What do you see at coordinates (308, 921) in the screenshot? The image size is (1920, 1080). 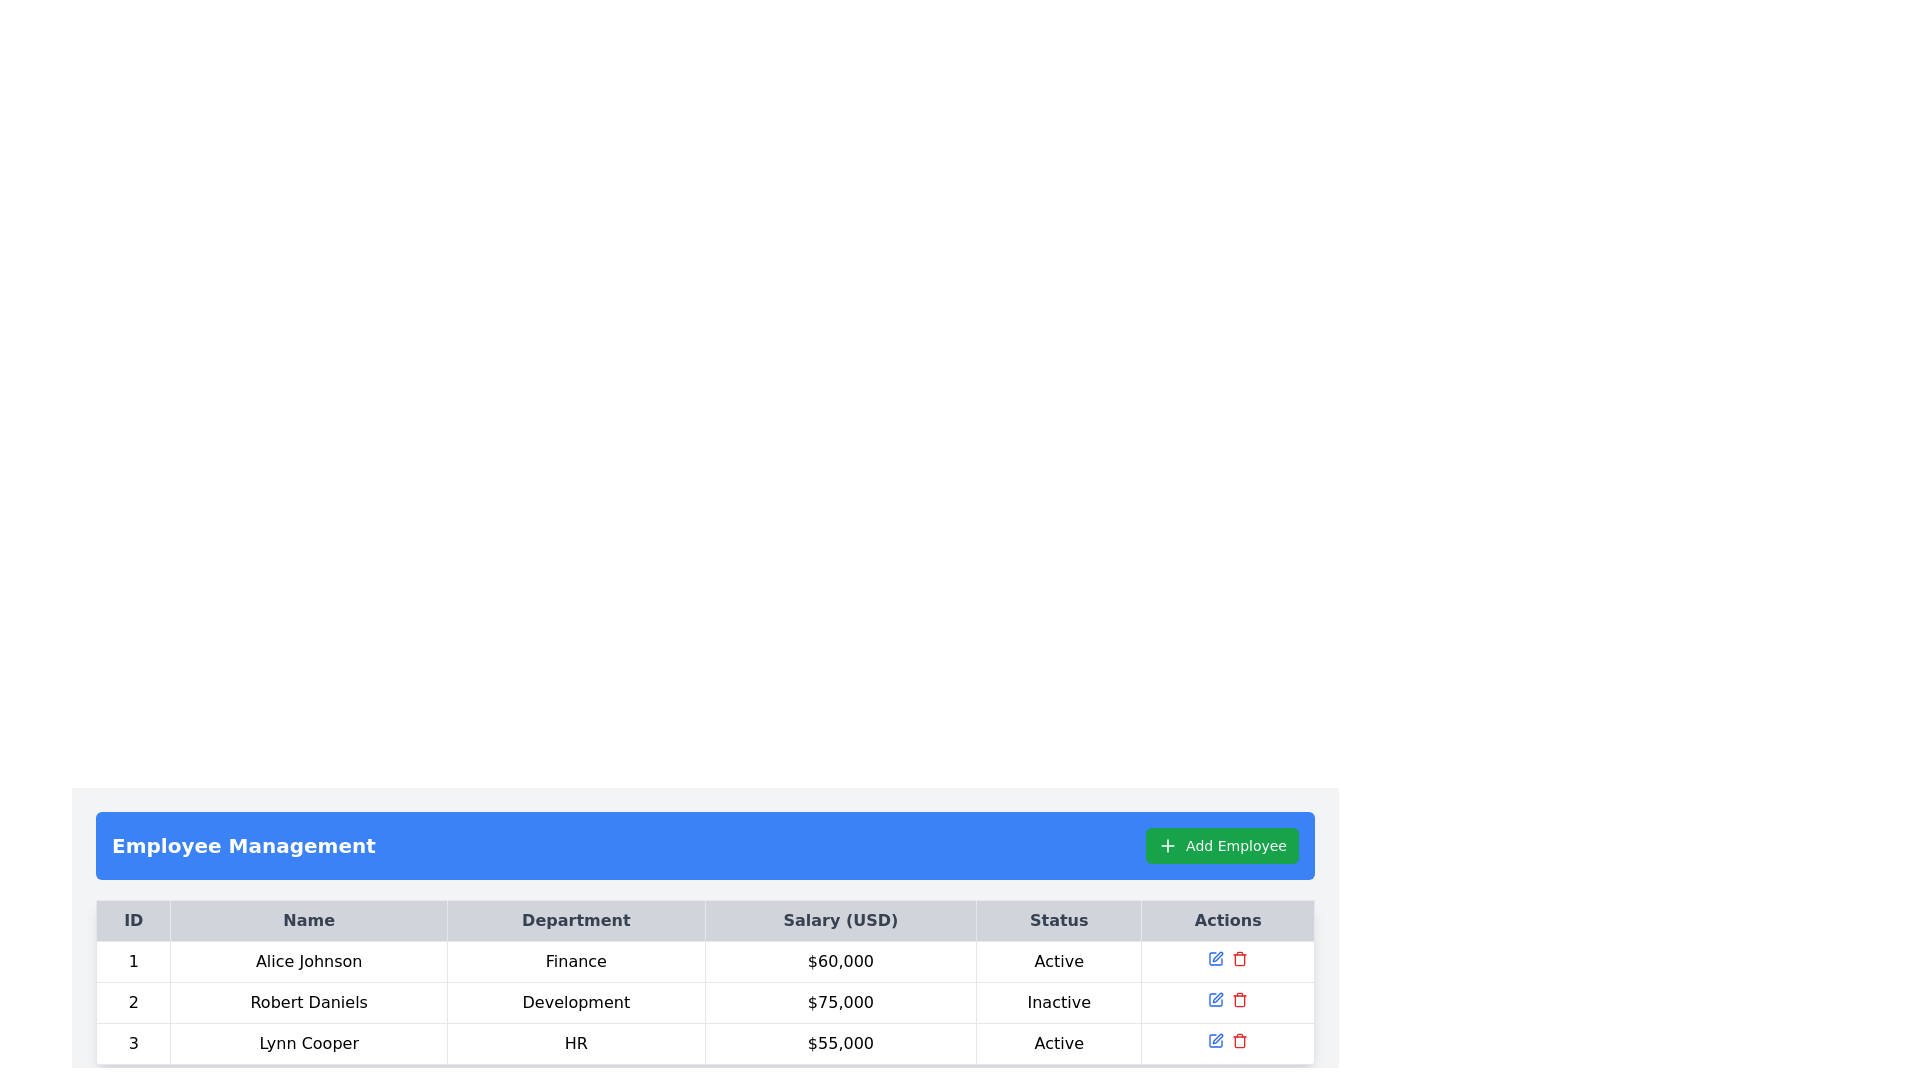 I see `the table header cell labeled 'Name', which is the second column header in the 'Employee Management' section, styled with a light gray background and bold dark text` at bounding box center [308, 921].